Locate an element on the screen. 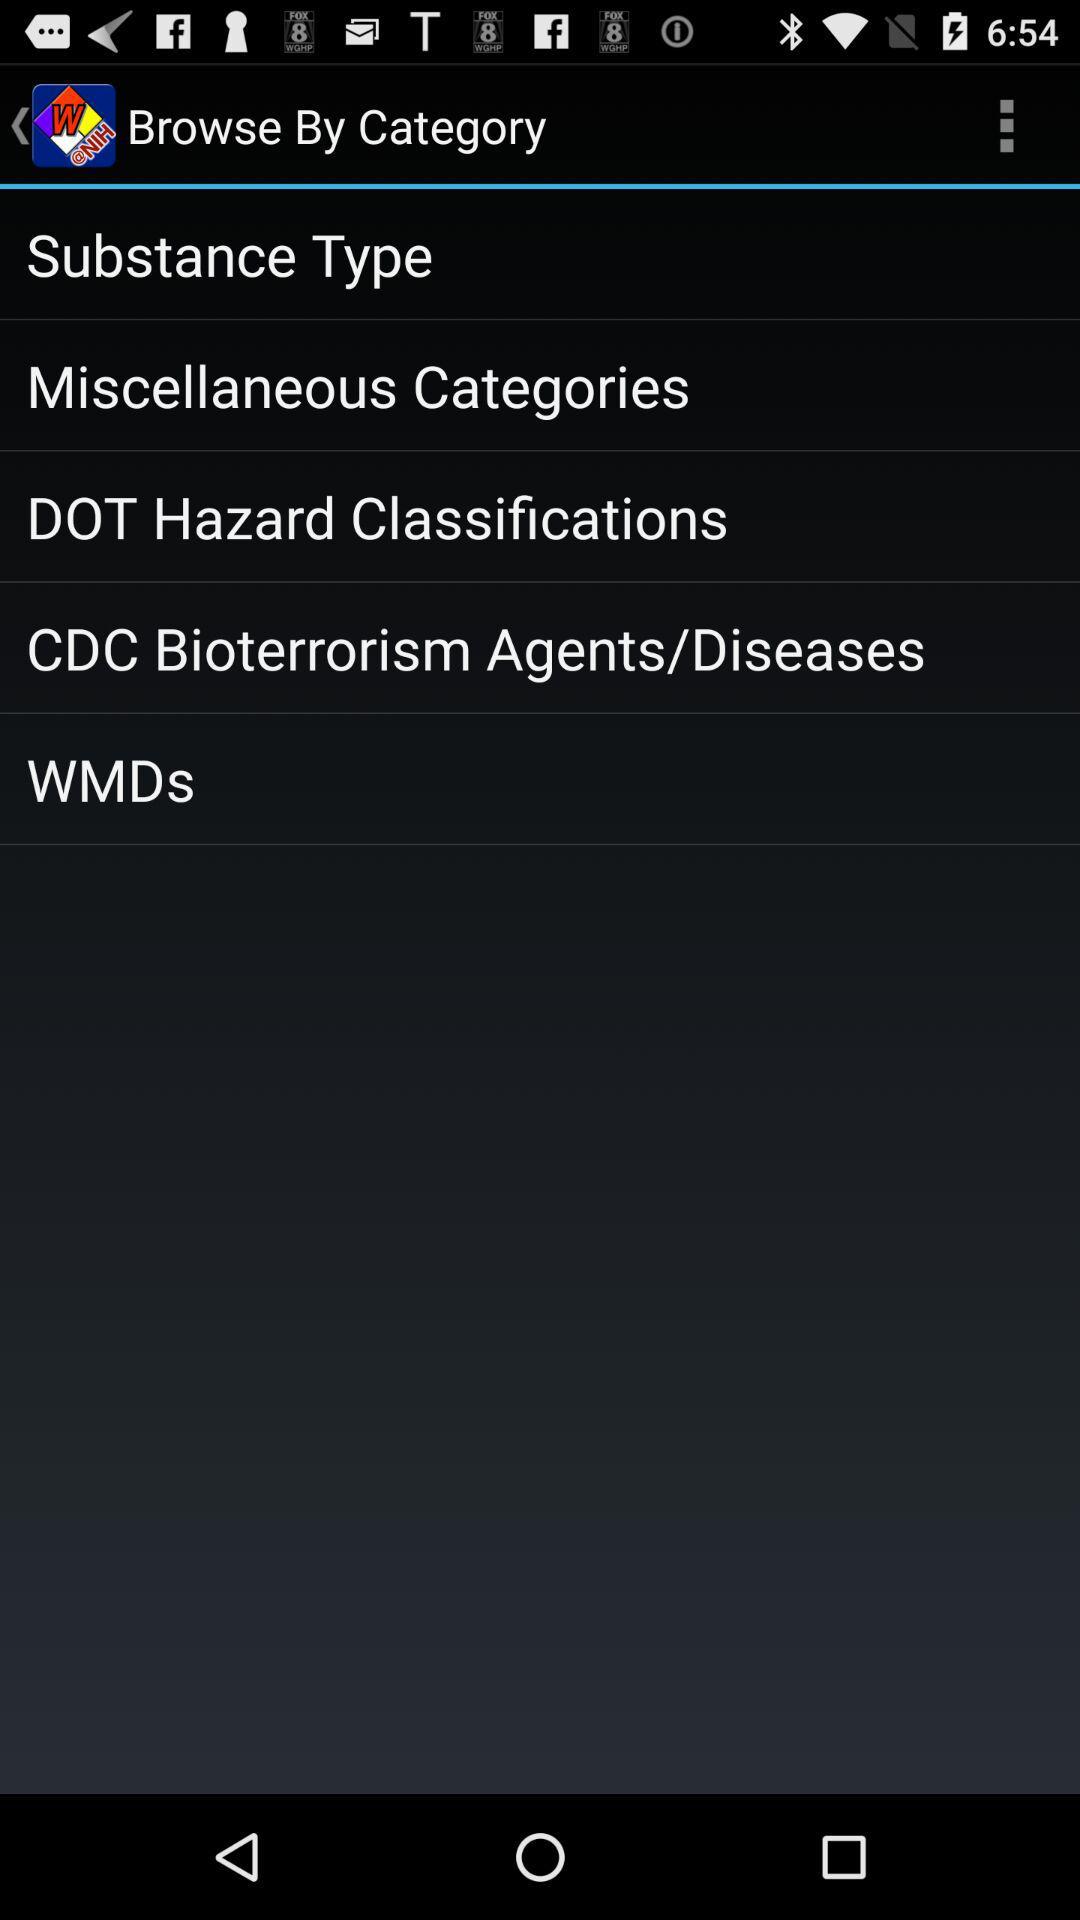 This screenshot has height=1920, width=1080. item next to browse by category item is located at coordinates (1006, 124).